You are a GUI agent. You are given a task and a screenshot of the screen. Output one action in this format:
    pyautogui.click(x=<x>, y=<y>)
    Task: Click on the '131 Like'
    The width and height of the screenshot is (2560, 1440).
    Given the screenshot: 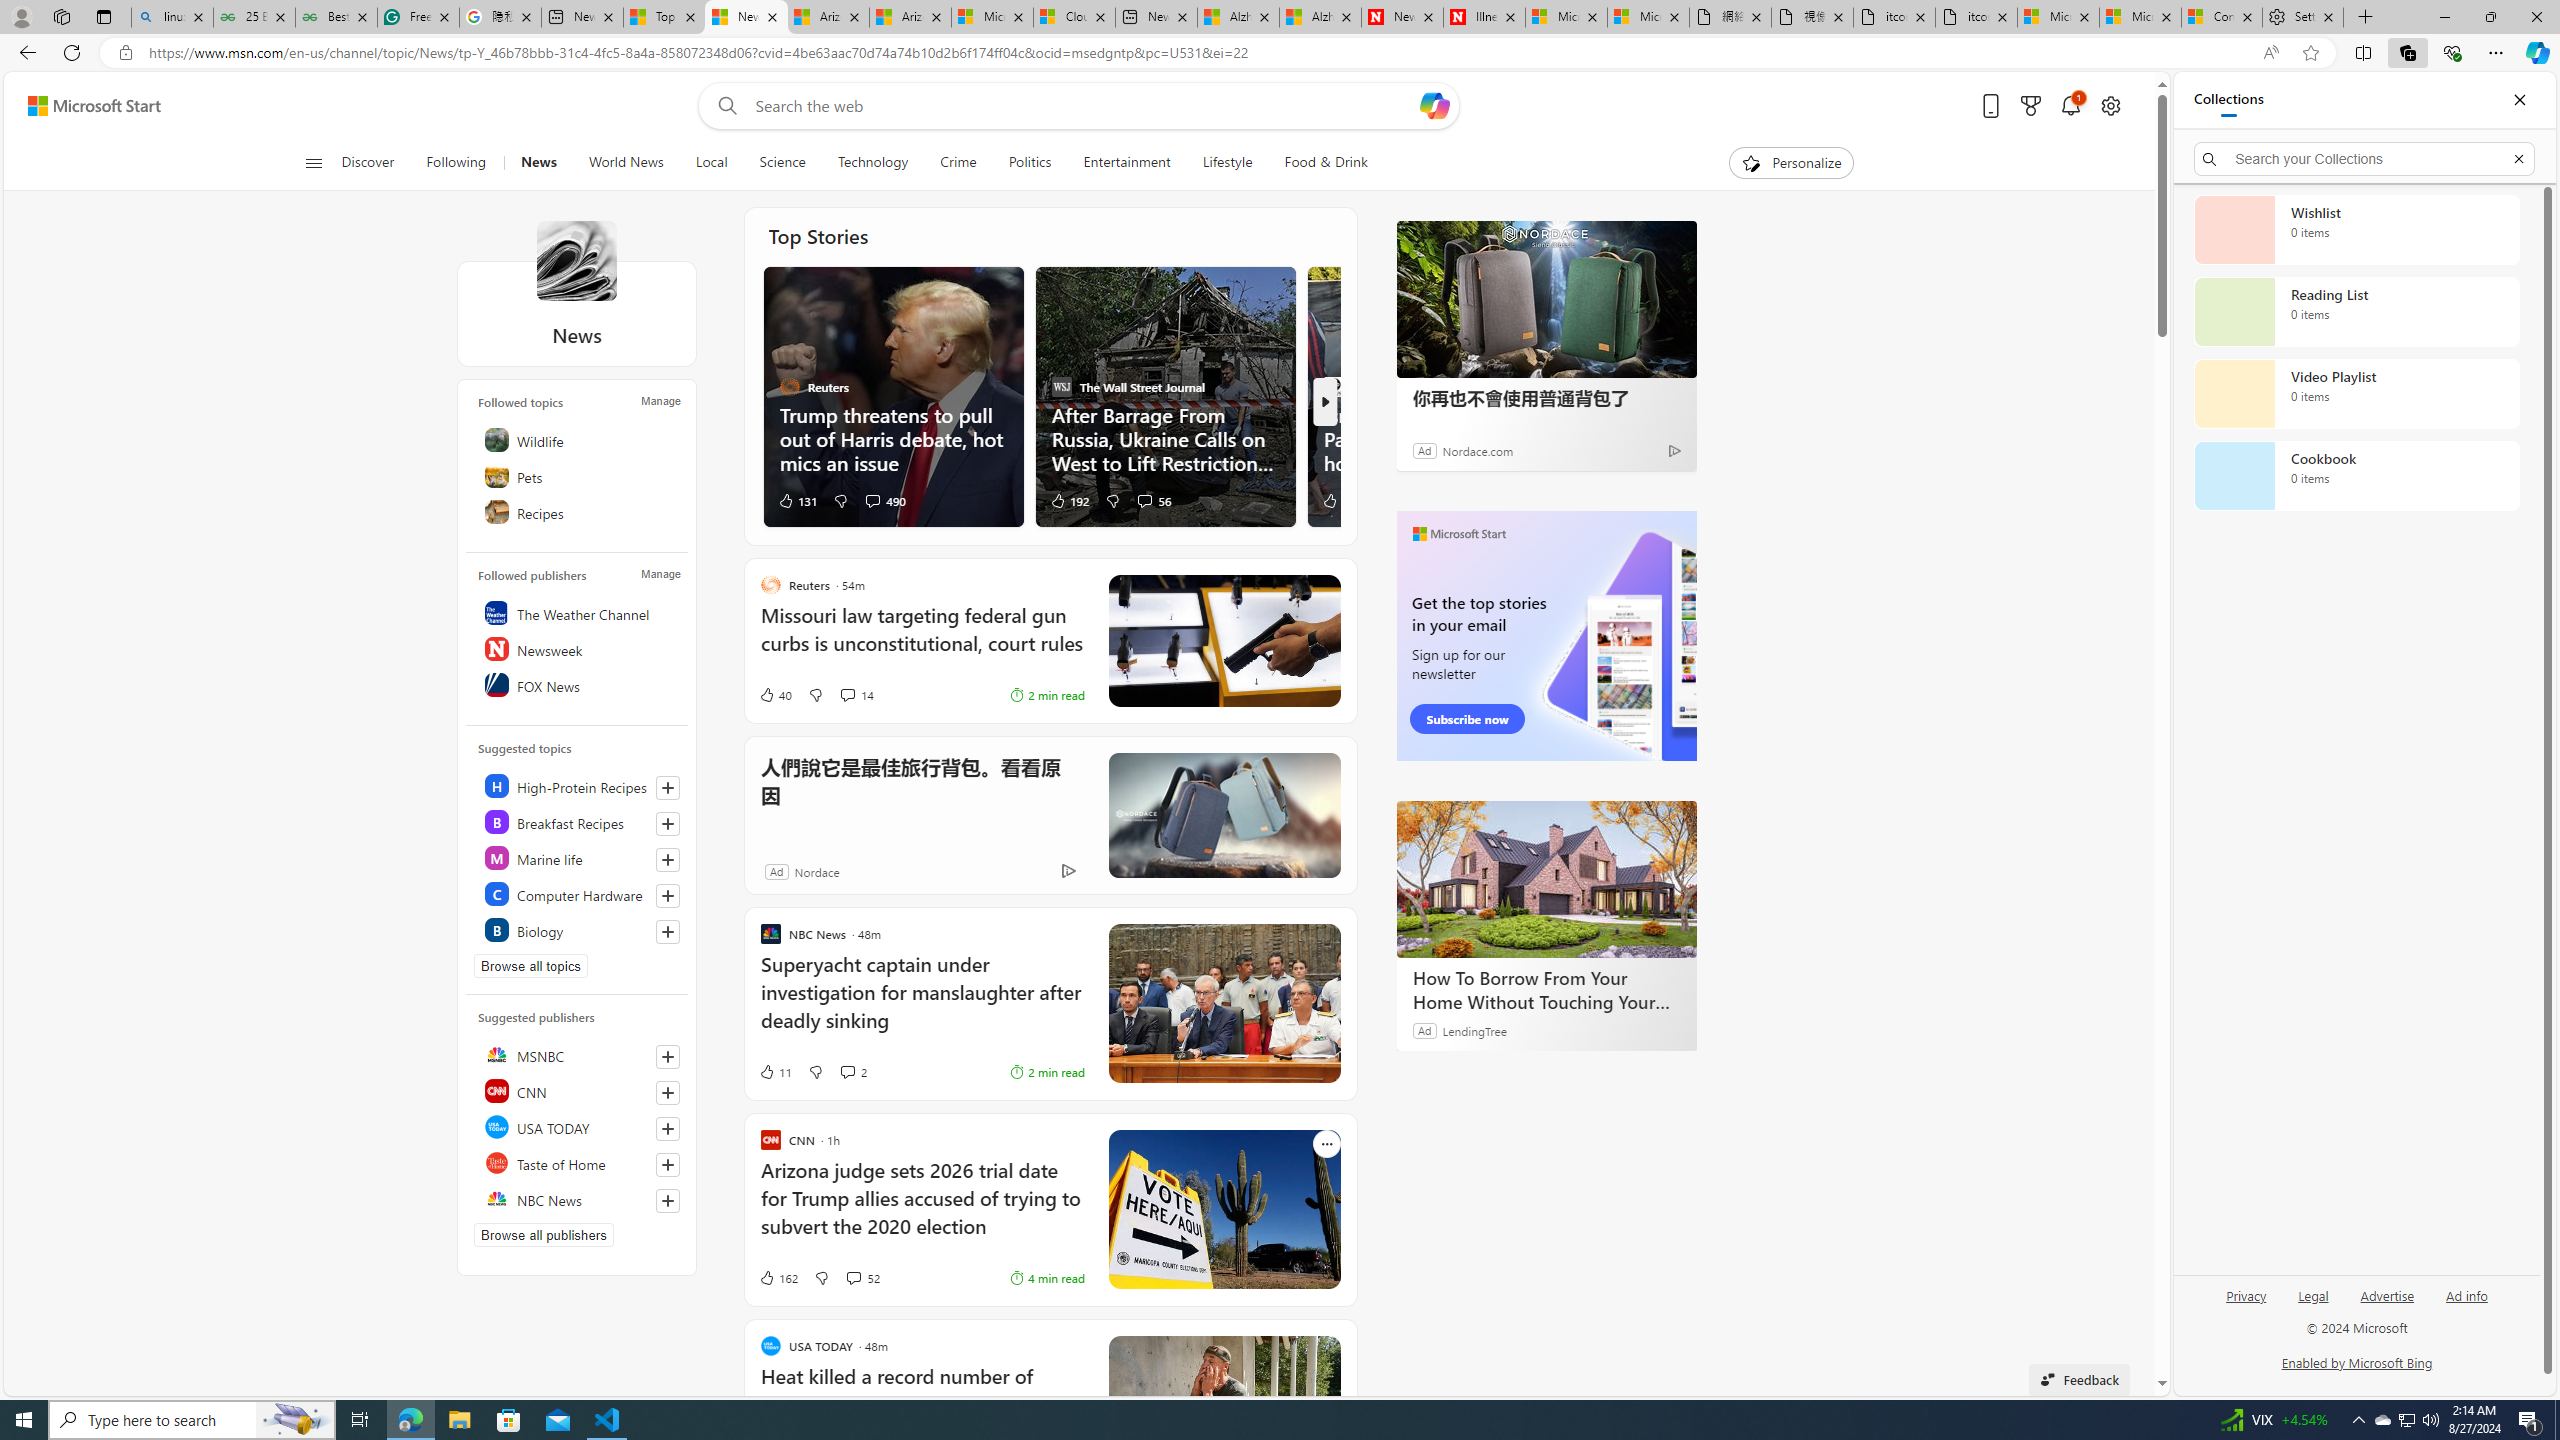 What is the action you would take?
    pyautogui.click(x=795, y=499)
    